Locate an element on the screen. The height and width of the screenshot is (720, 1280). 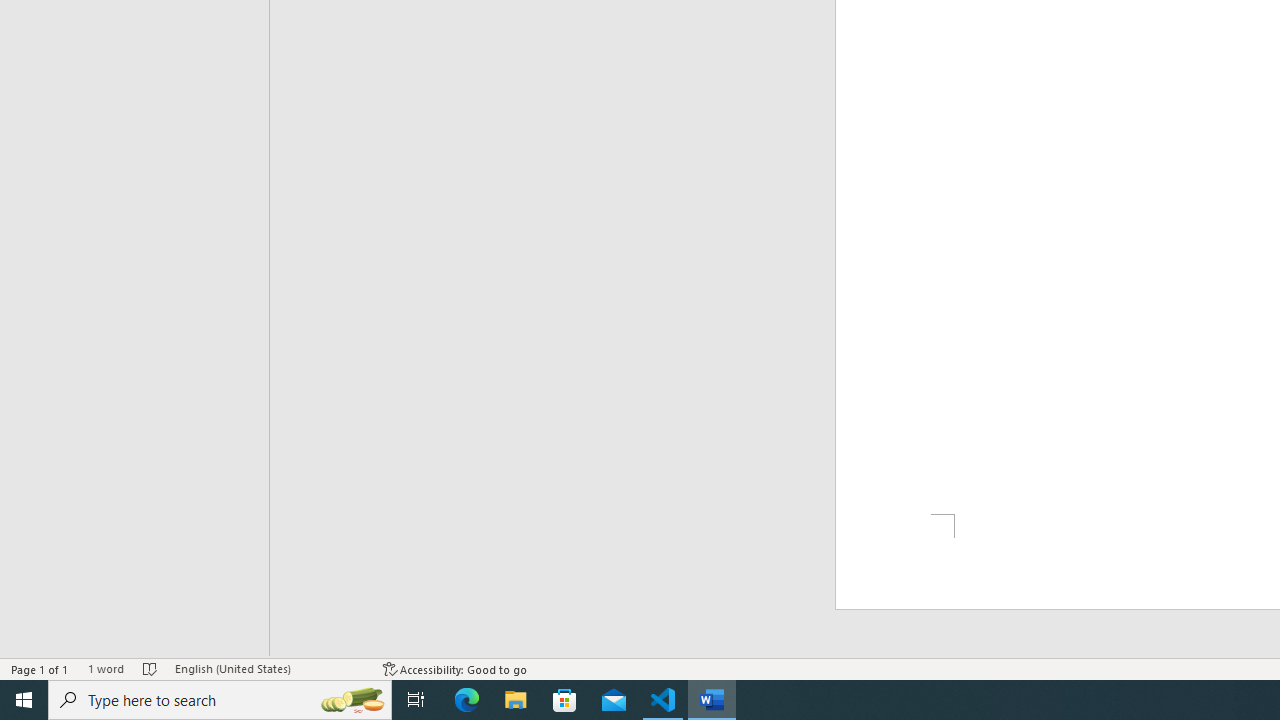
'Start' is located at coordinates (24, 698).